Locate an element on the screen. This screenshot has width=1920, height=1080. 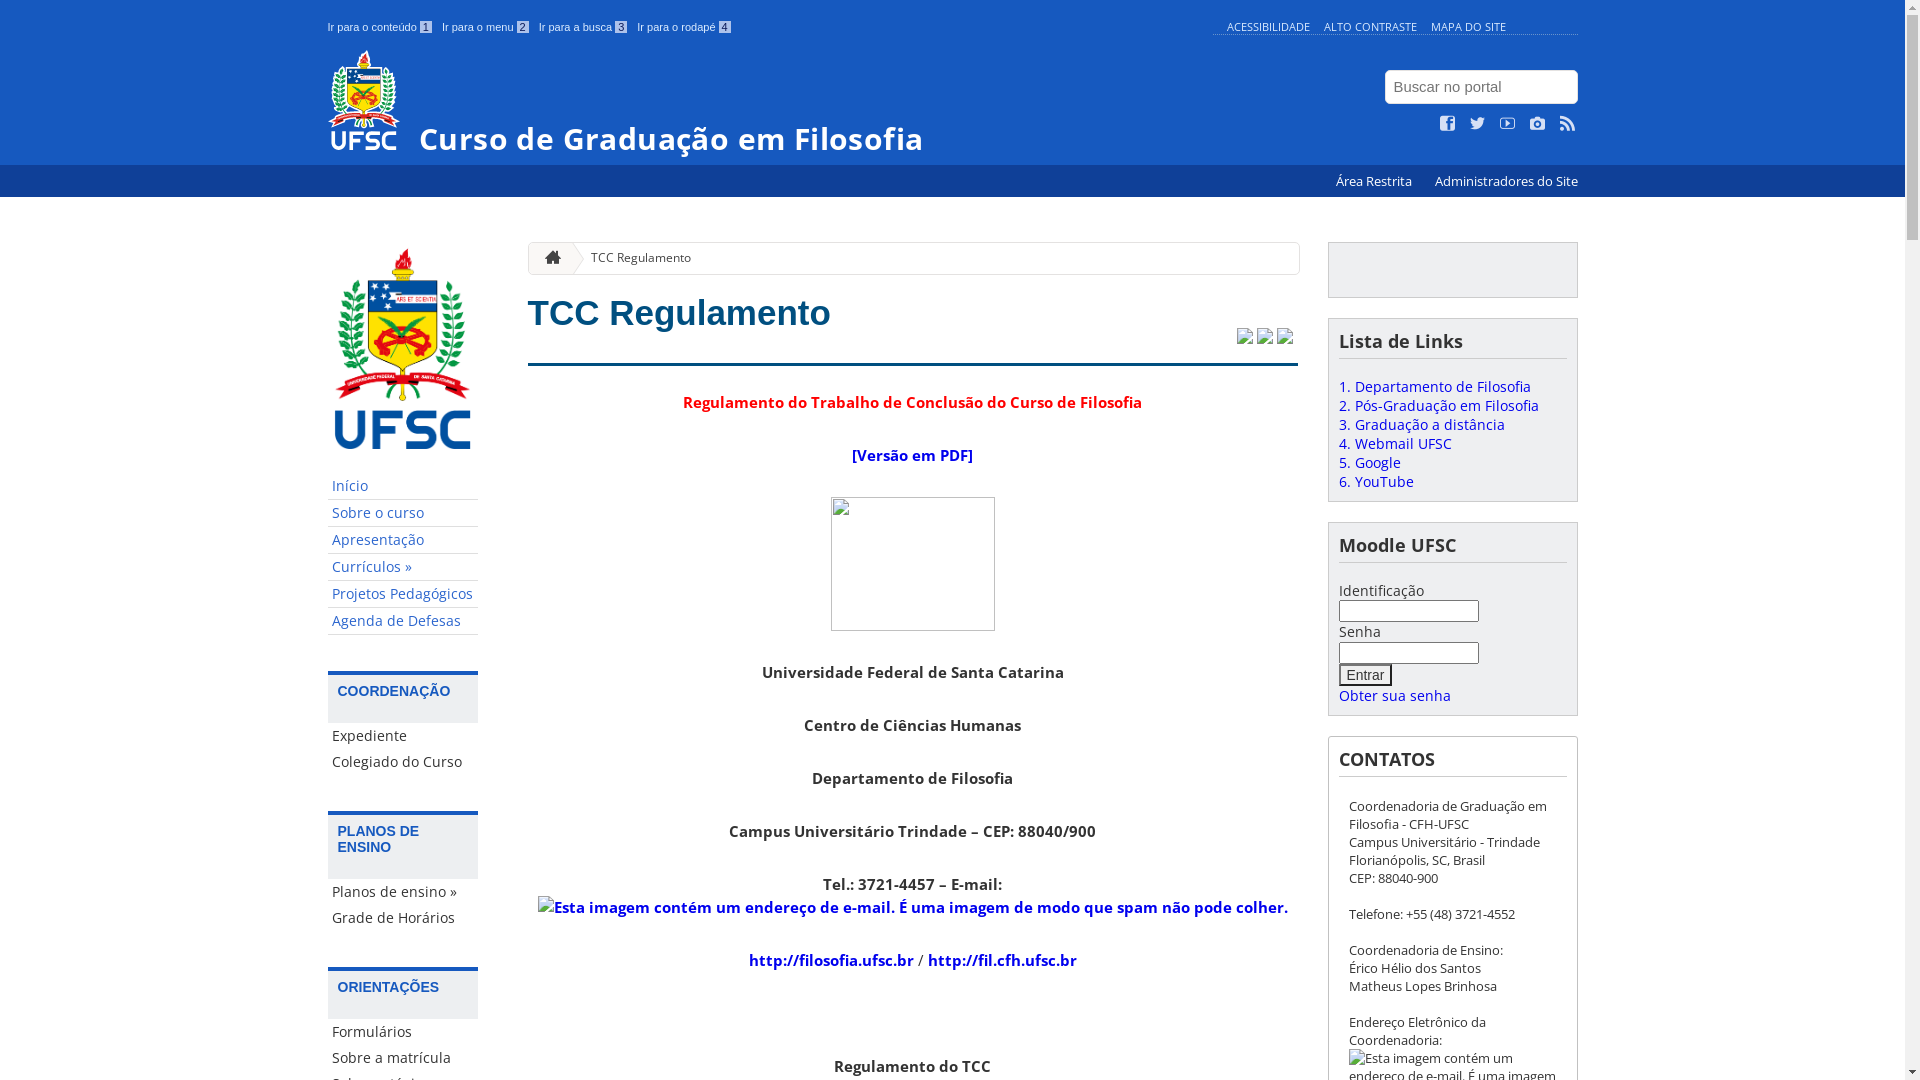
'http://filosofia.ufsc.br' is located at coordinates (830, 959).